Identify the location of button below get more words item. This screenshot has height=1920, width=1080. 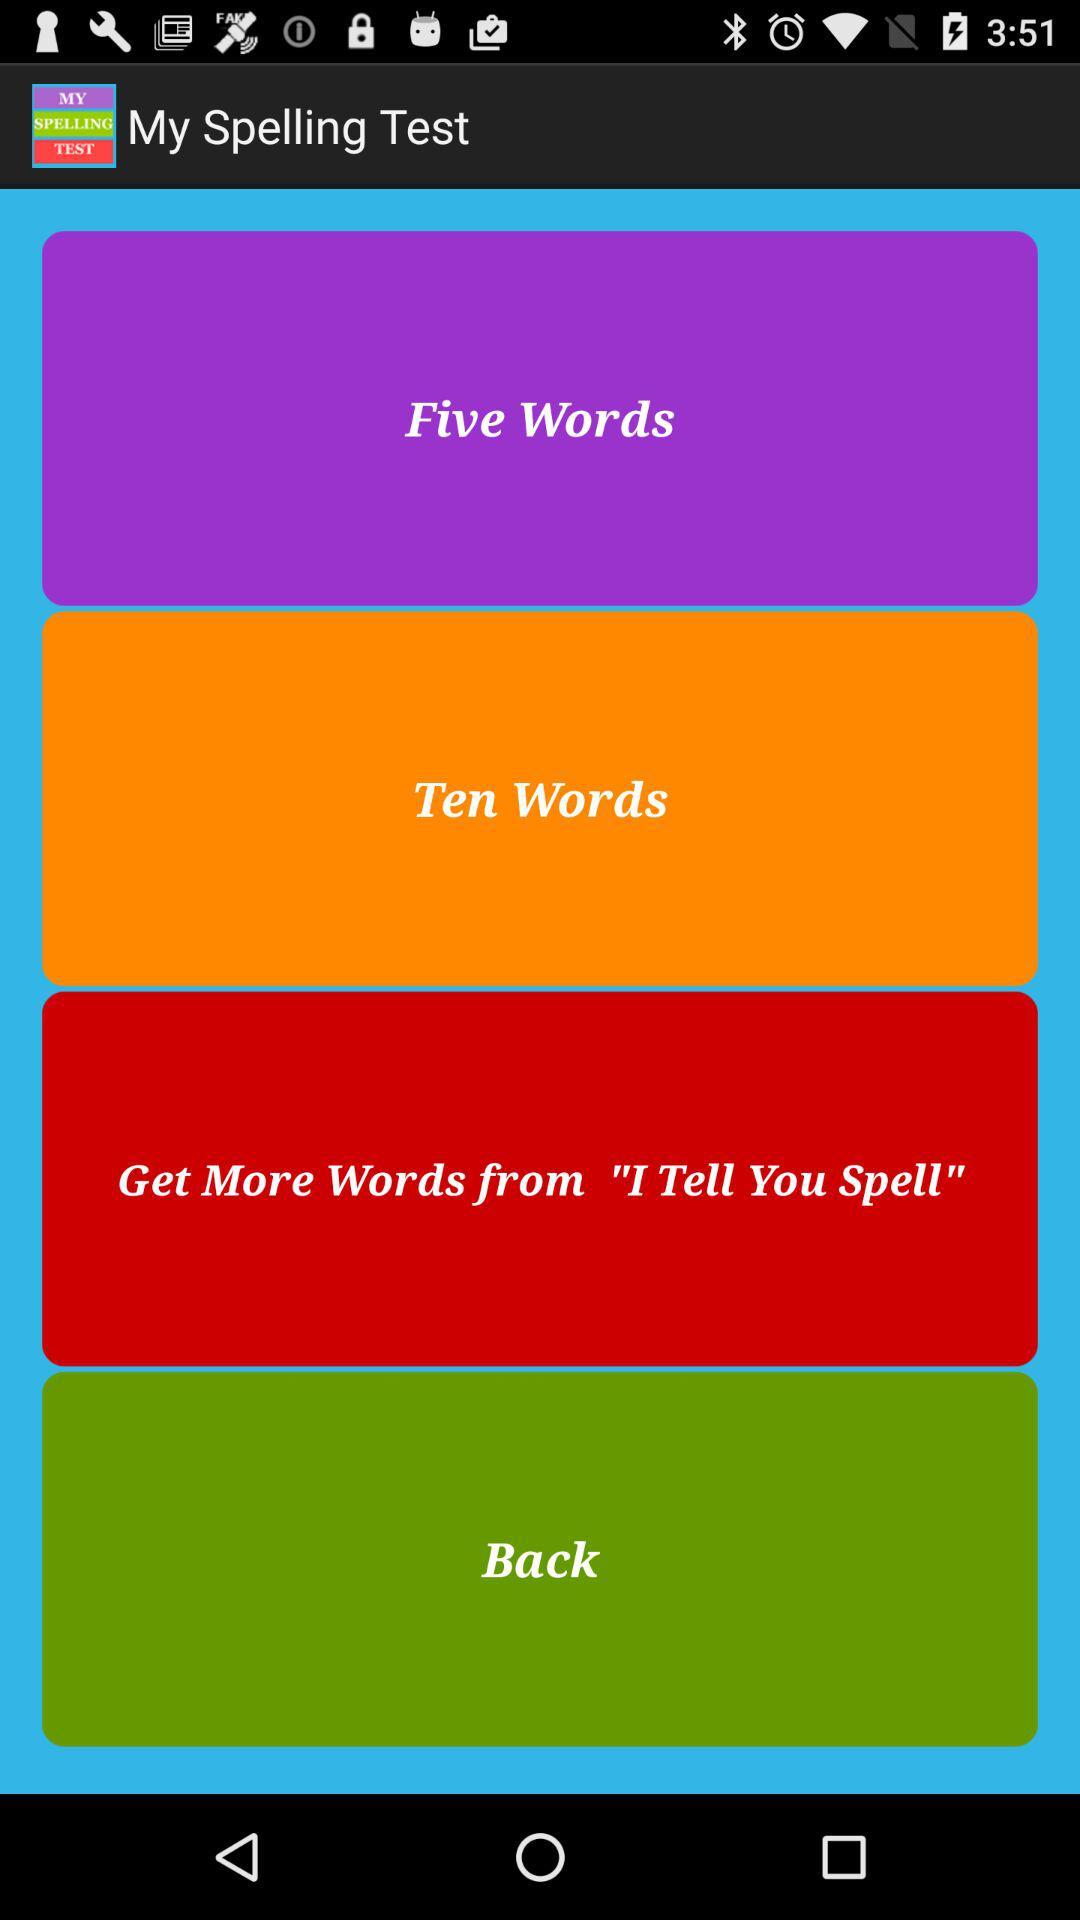
(540, 1558).